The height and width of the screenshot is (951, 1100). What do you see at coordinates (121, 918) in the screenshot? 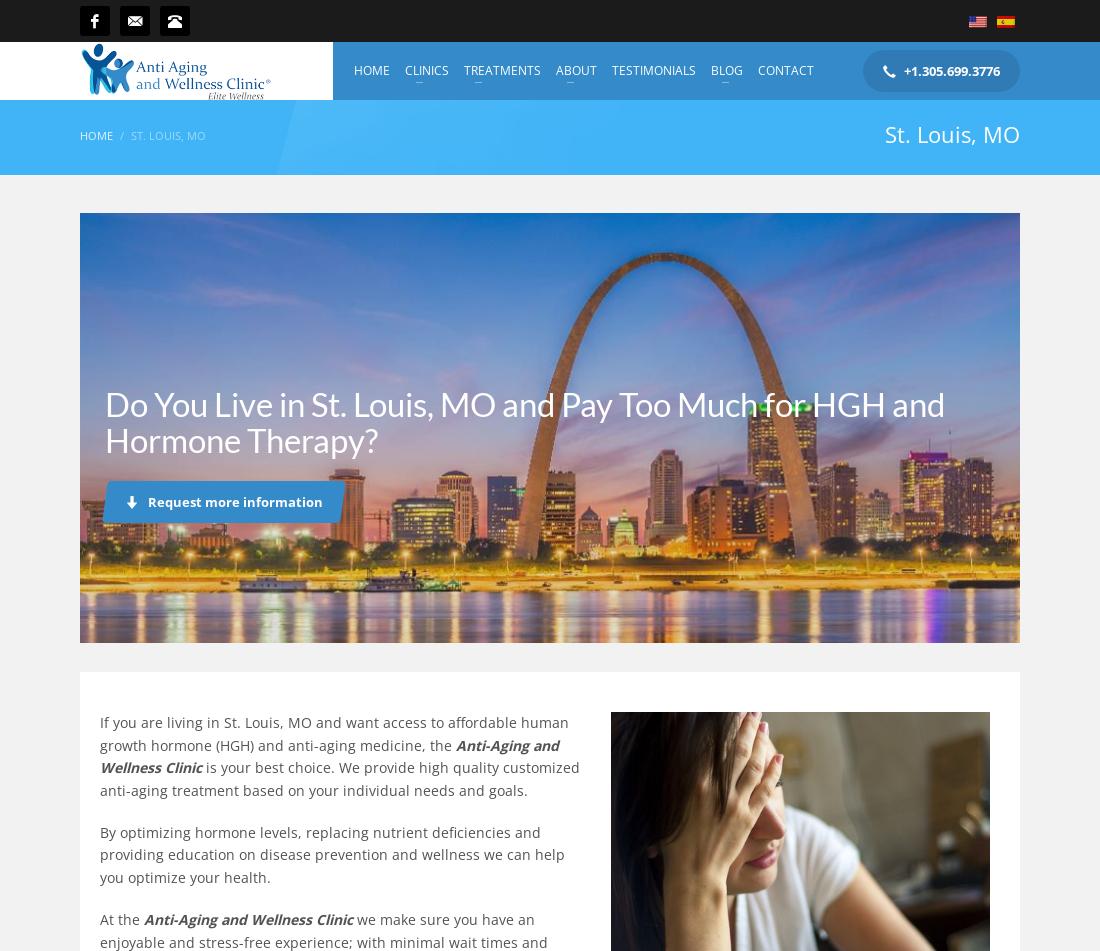
I see `'At the'` at bounding box center [121, 918].